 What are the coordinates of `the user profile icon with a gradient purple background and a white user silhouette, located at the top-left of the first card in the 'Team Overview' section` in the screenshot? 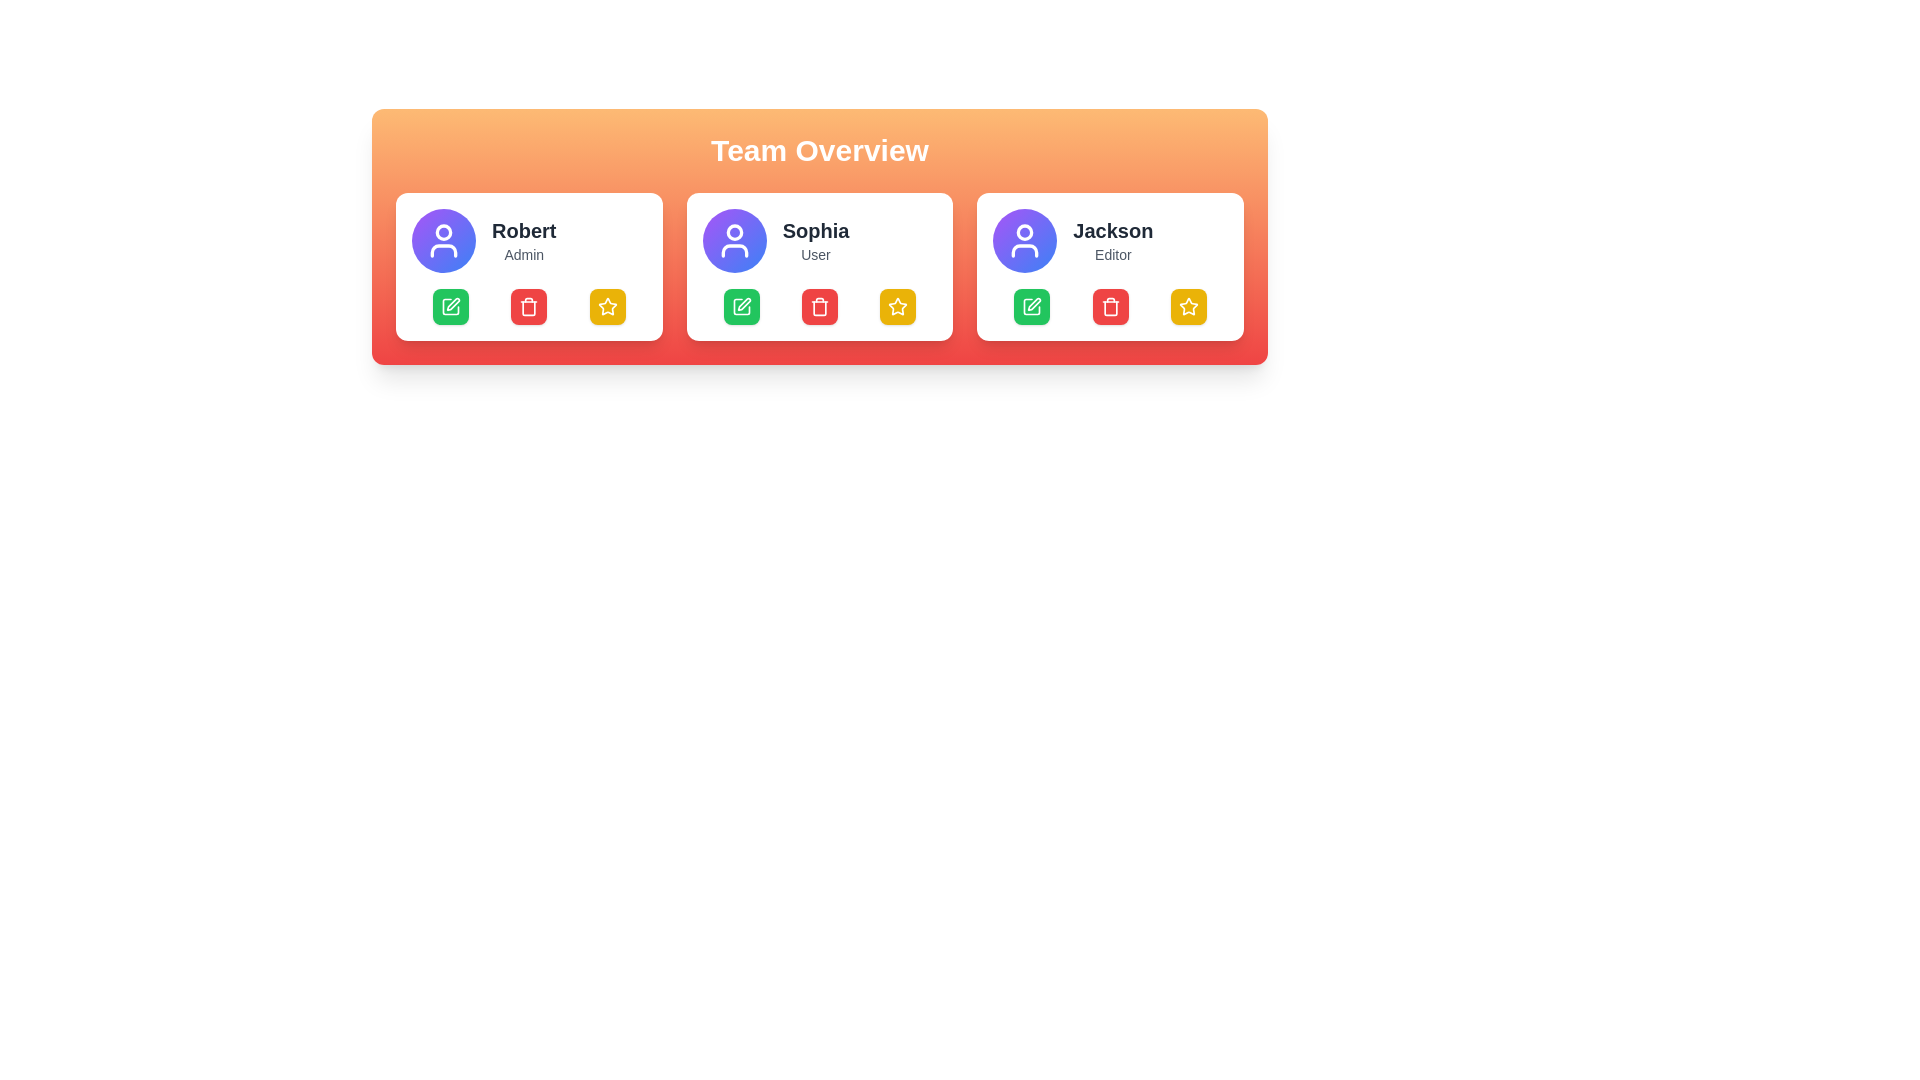 It's located at (443, 239).